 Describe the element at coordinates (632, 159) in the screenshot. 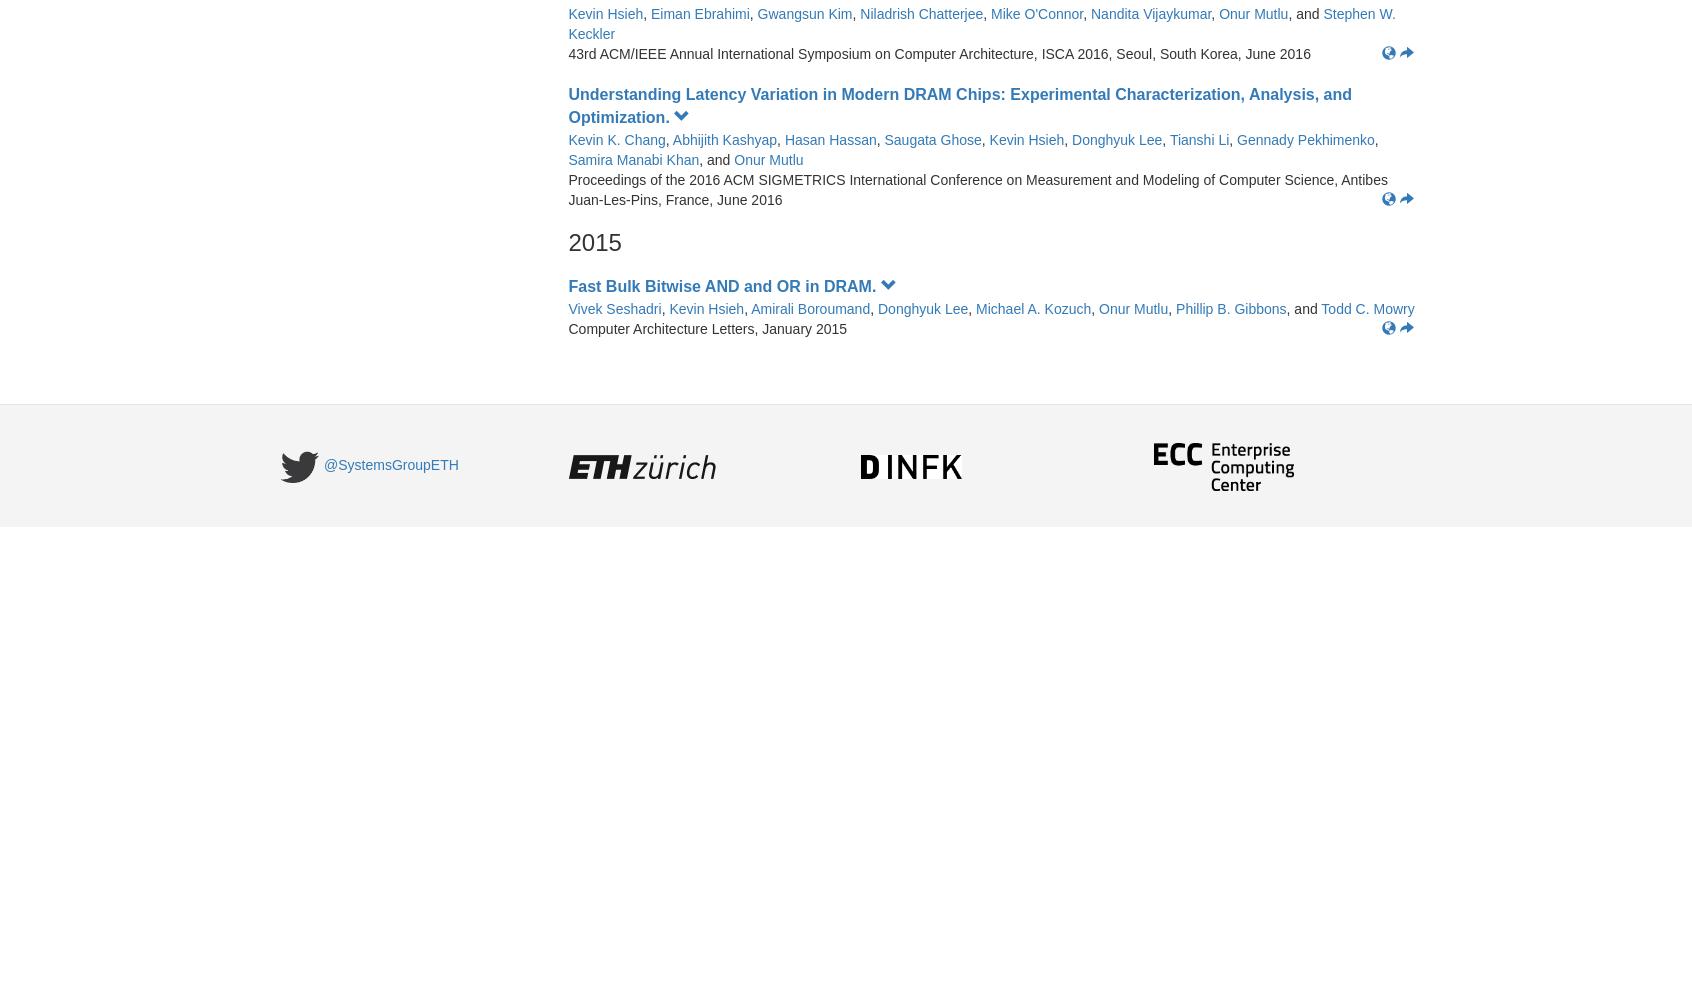

I see `'Samira Manabi Khan'` at that location.